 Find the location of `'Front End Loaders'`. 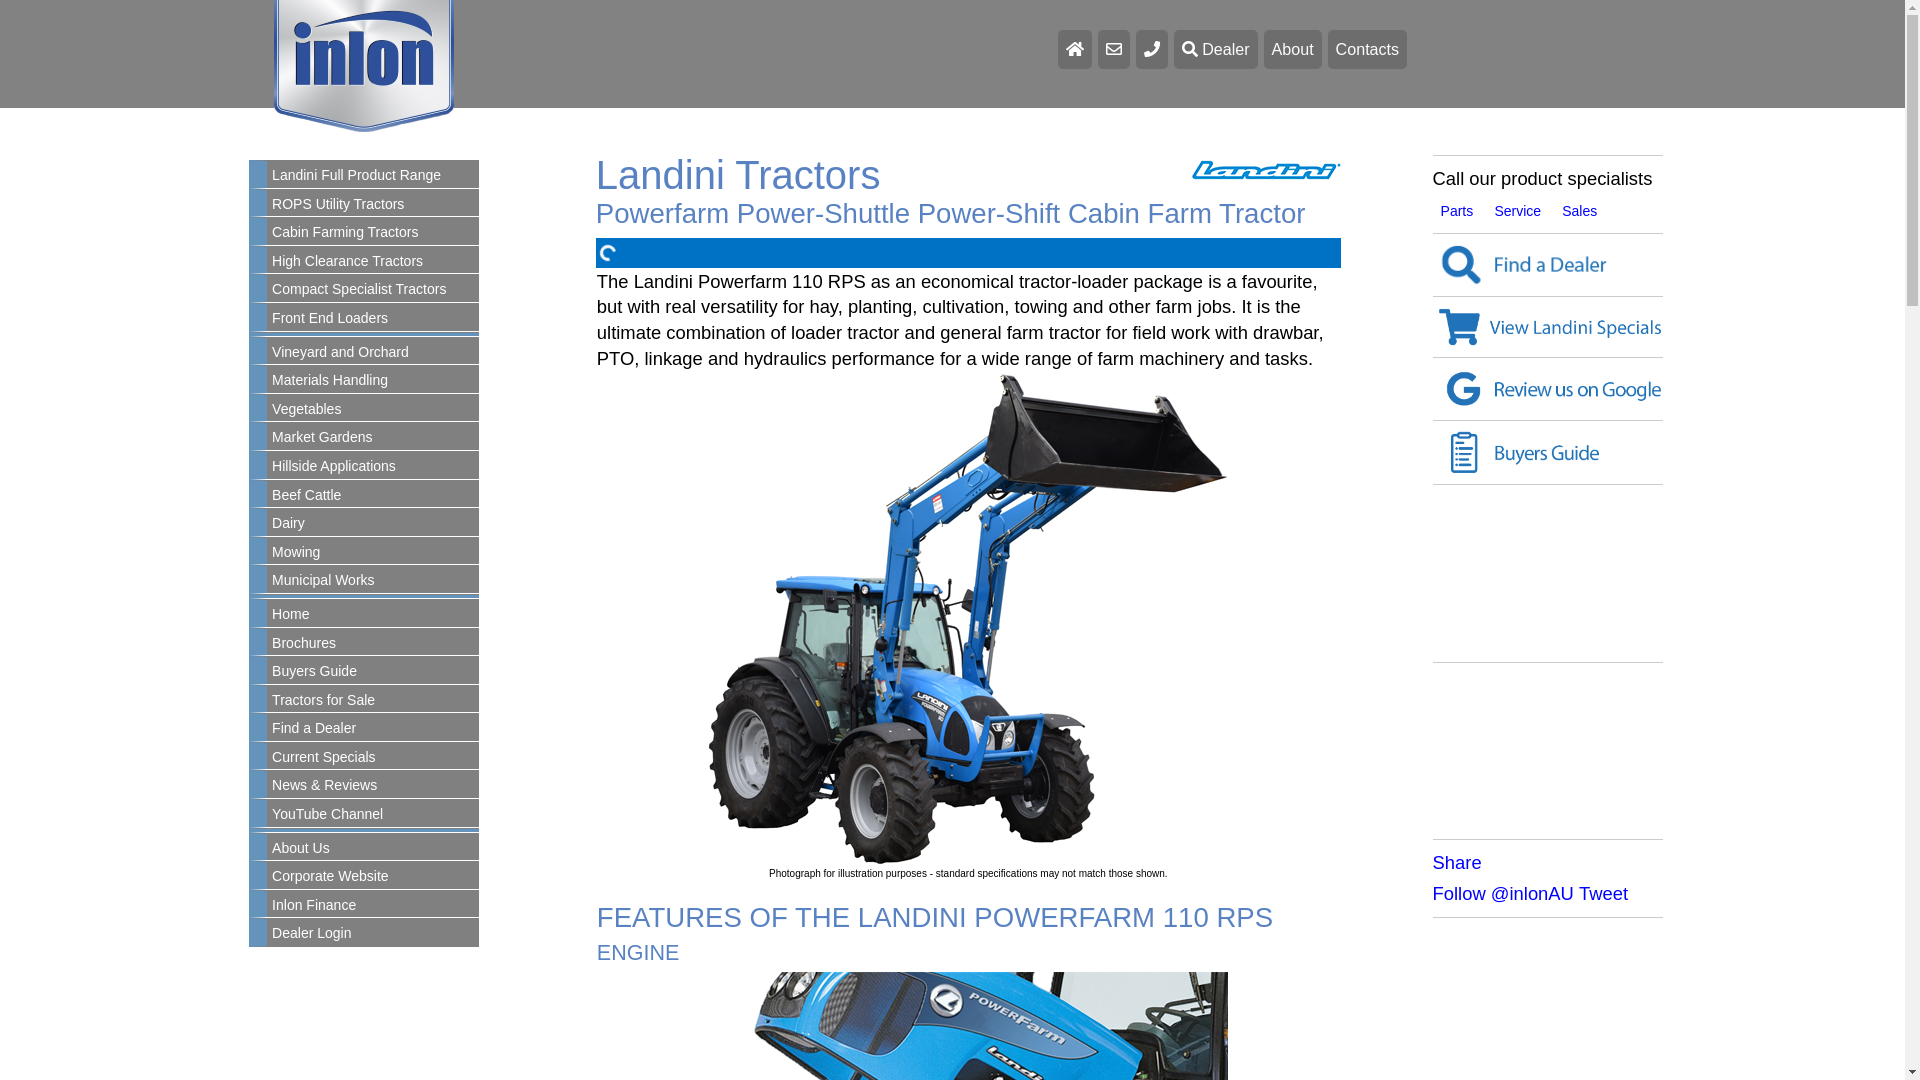

'Front End Loaders' is located at coordinates (373, 318).